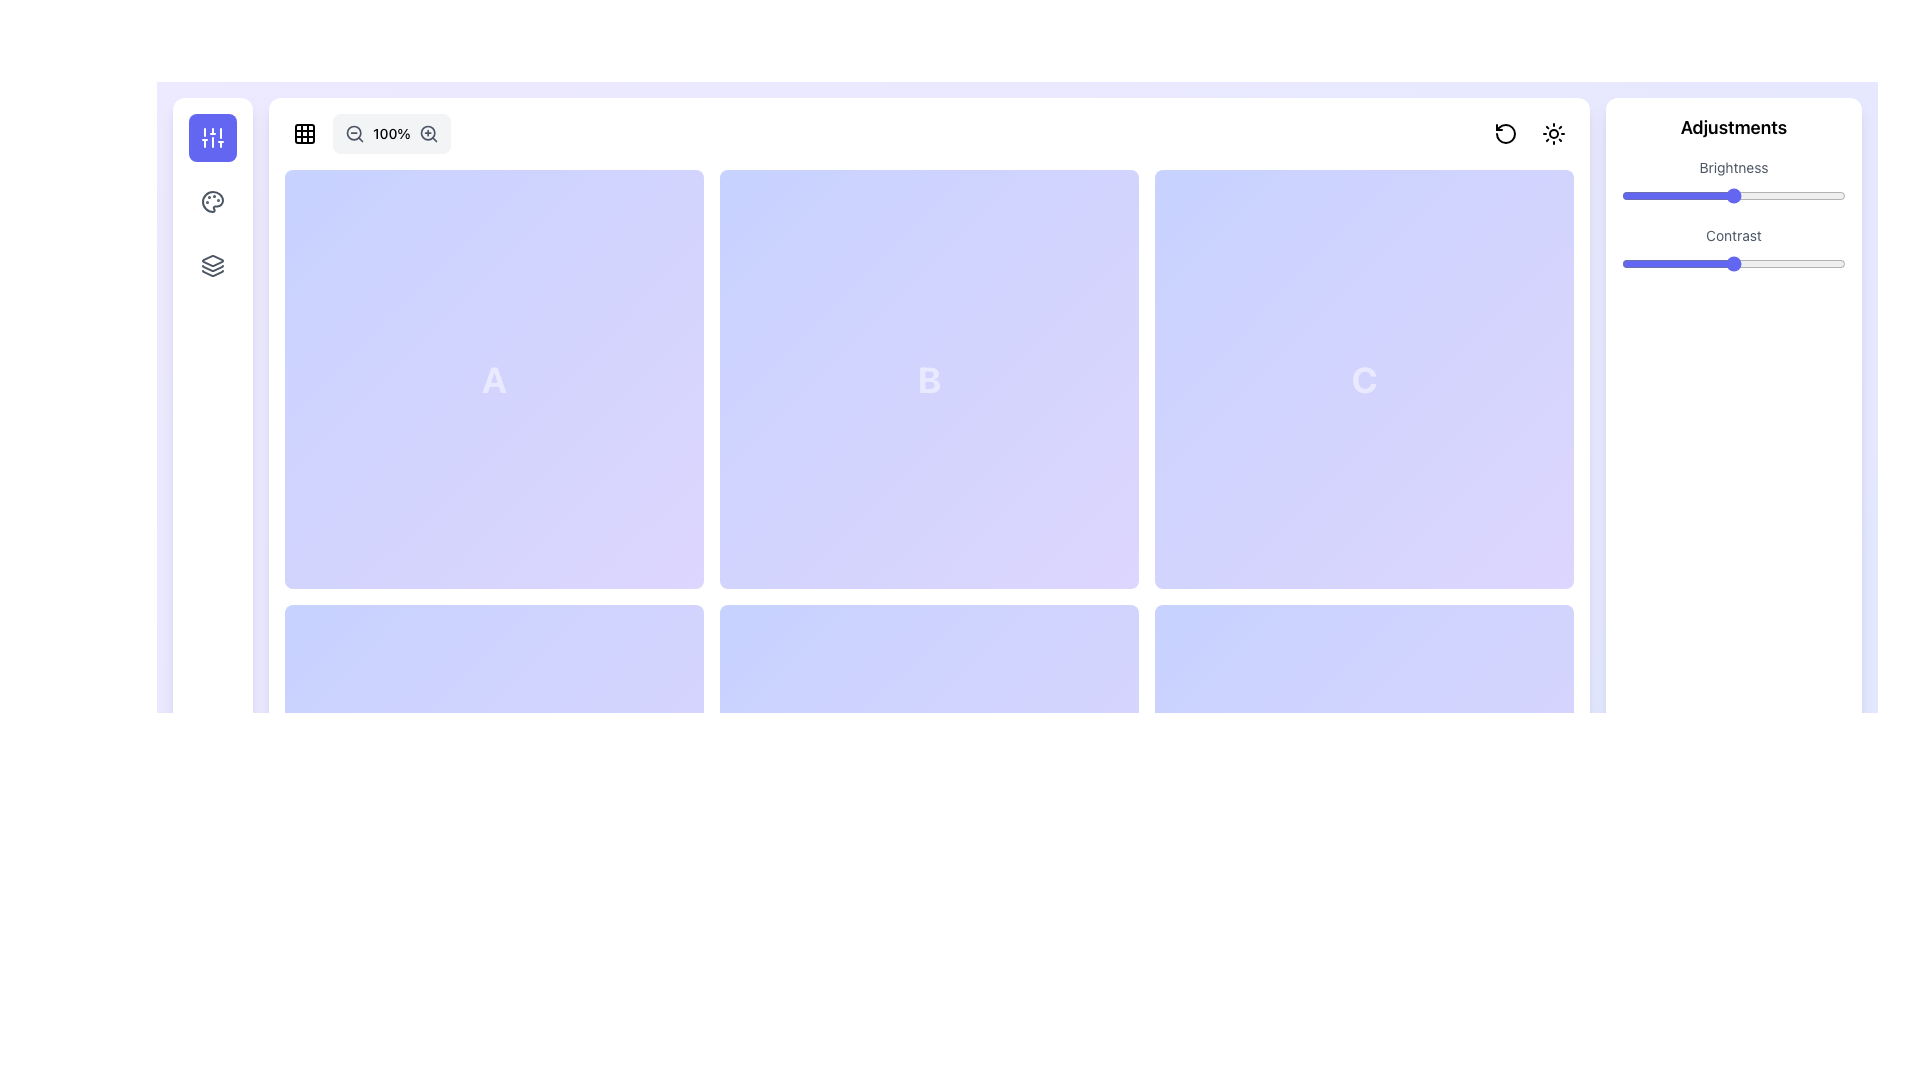  Describe the element at coordinates (1553, 134) in the screenshot. I see `the button in the top-right corner of the interface` at that location.